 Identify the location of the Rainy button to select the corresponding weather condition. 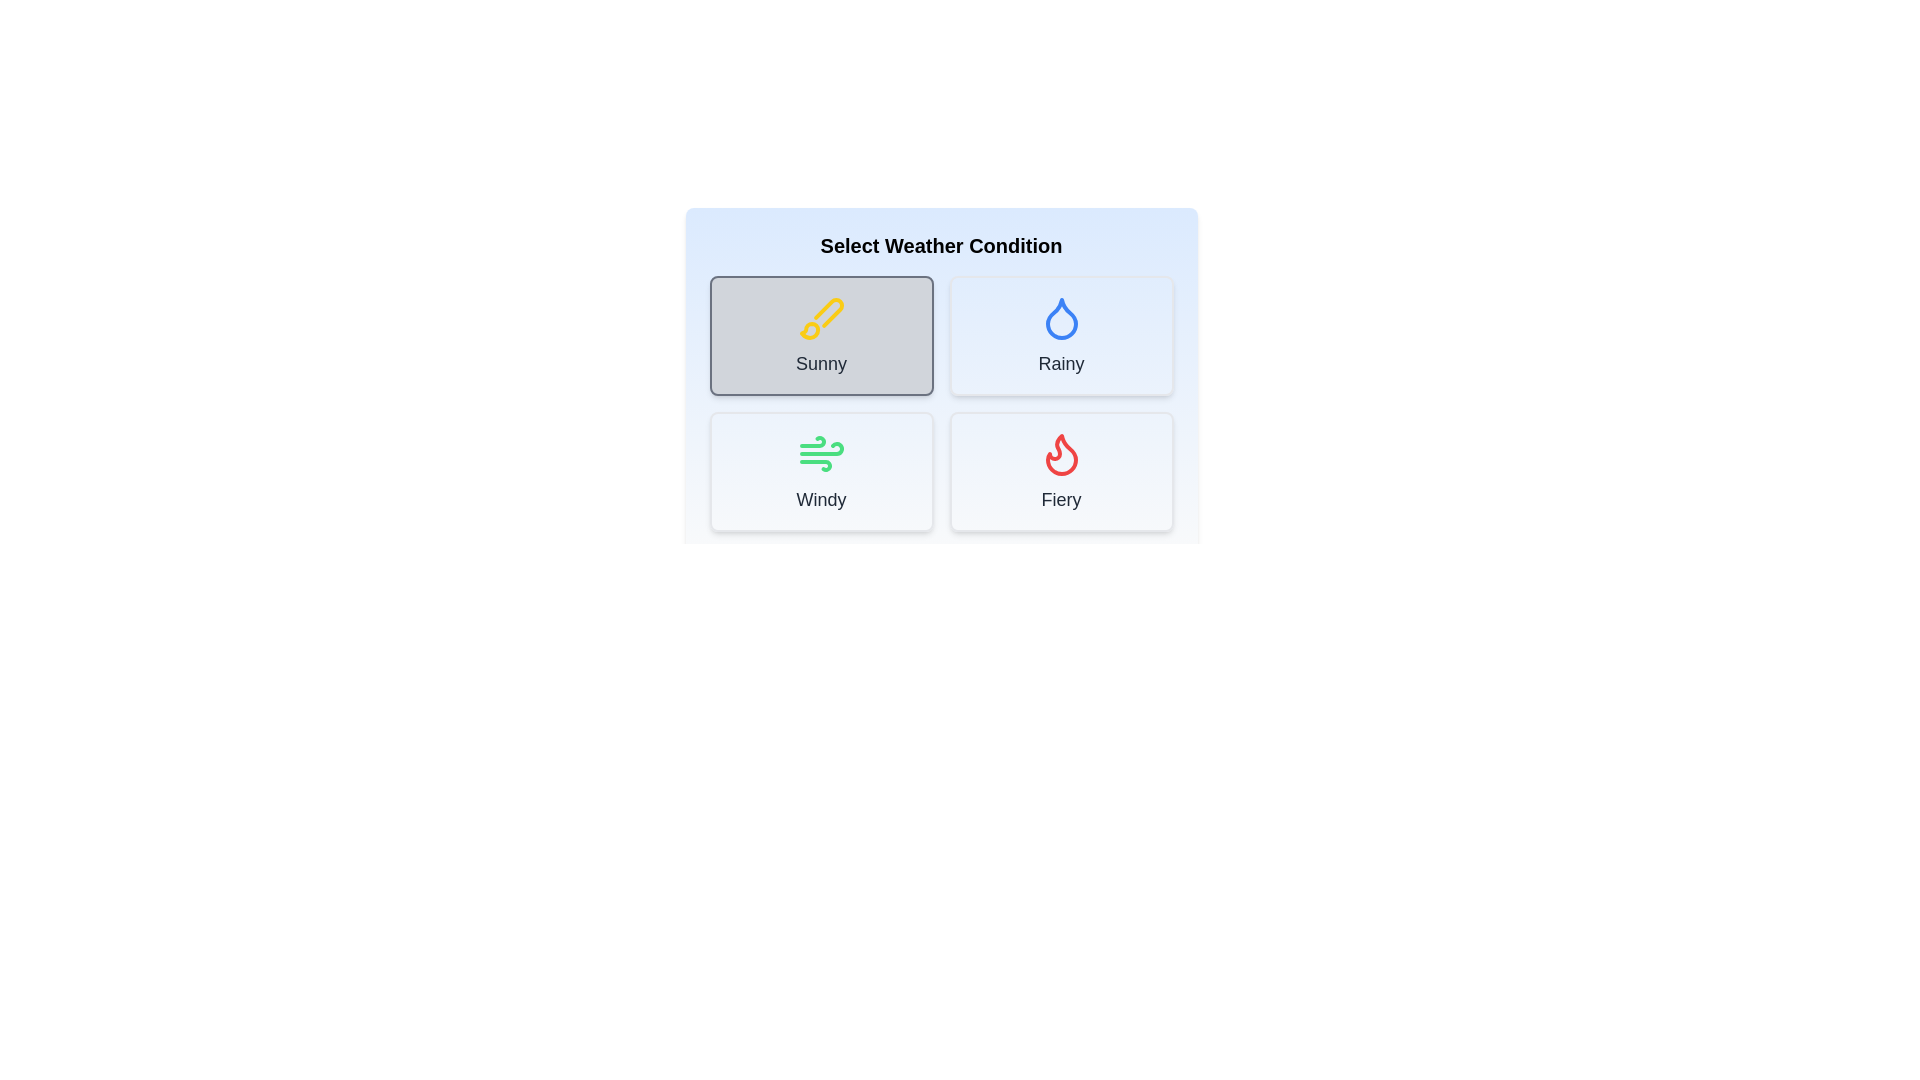
(1060, 334).